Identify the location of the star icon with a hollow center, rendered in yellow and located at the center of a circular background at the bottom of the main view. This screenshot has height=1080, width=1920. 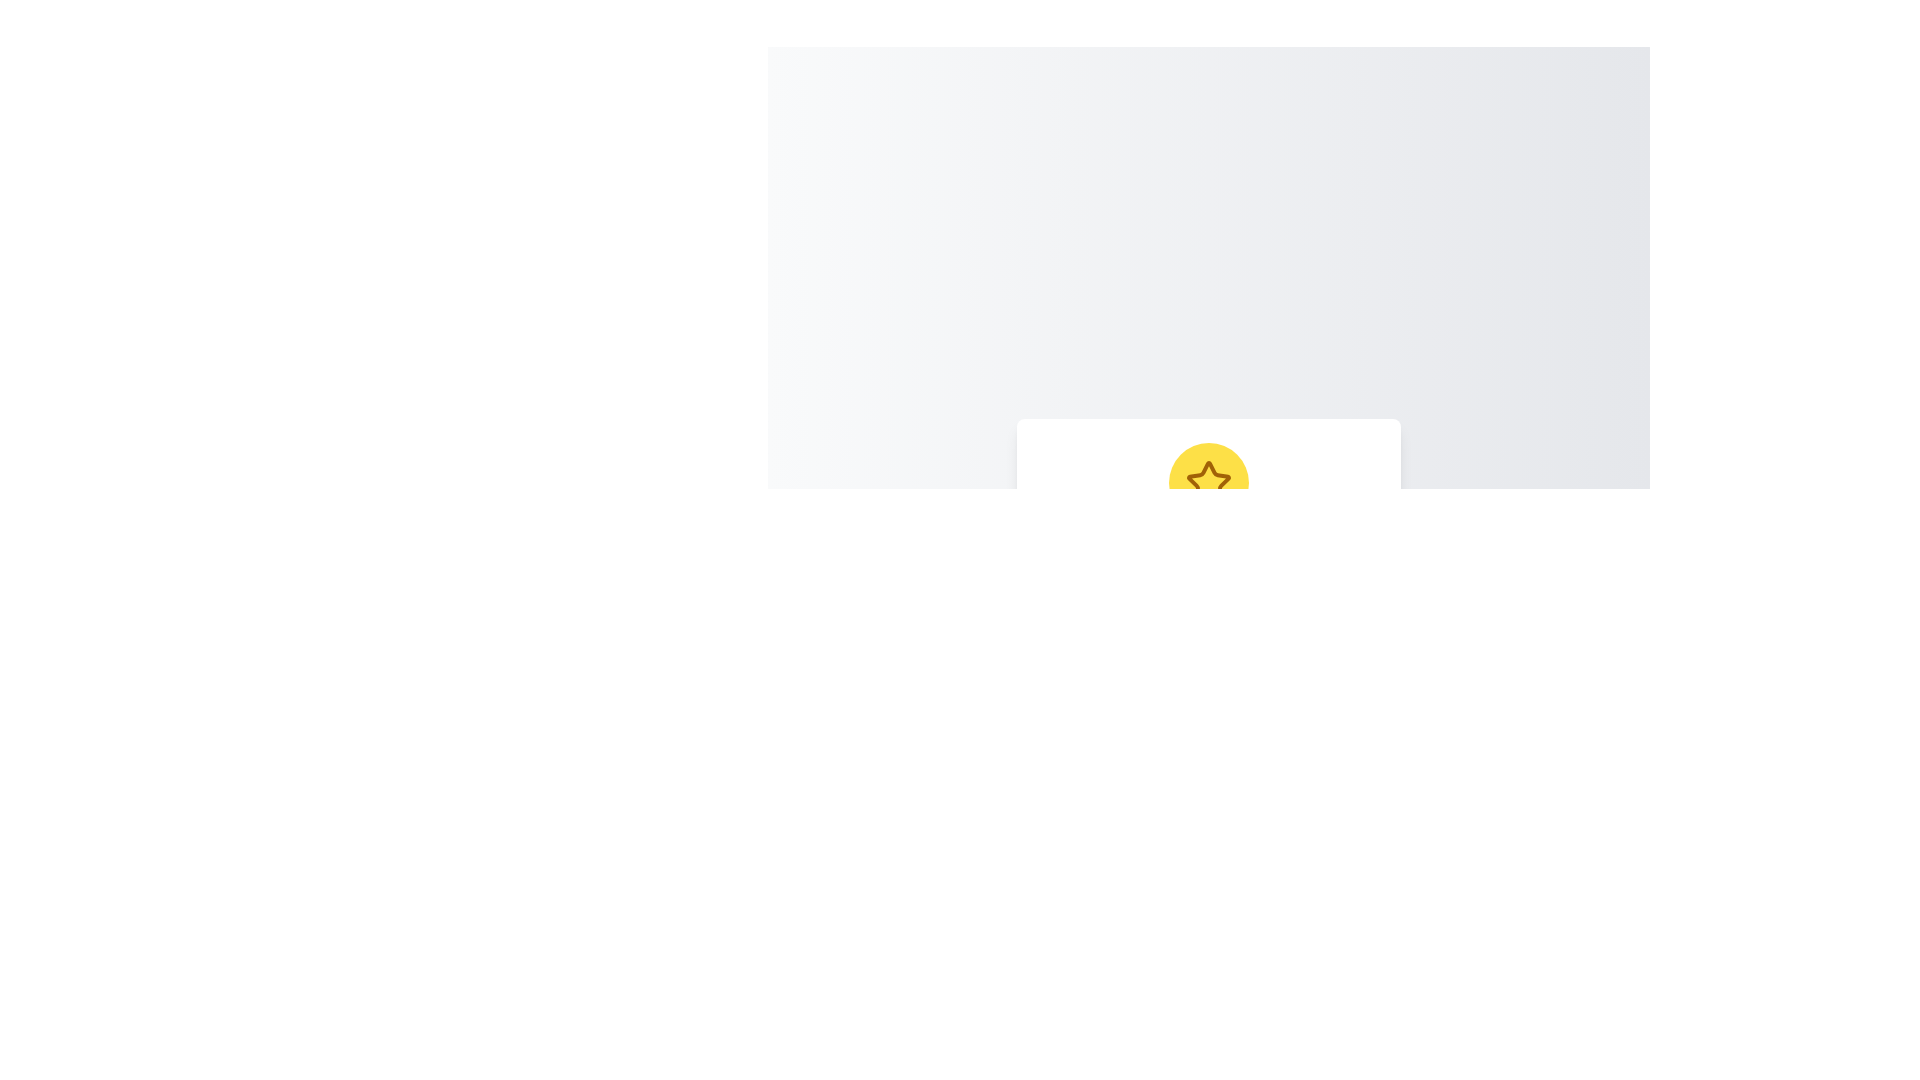
(1208, 482).